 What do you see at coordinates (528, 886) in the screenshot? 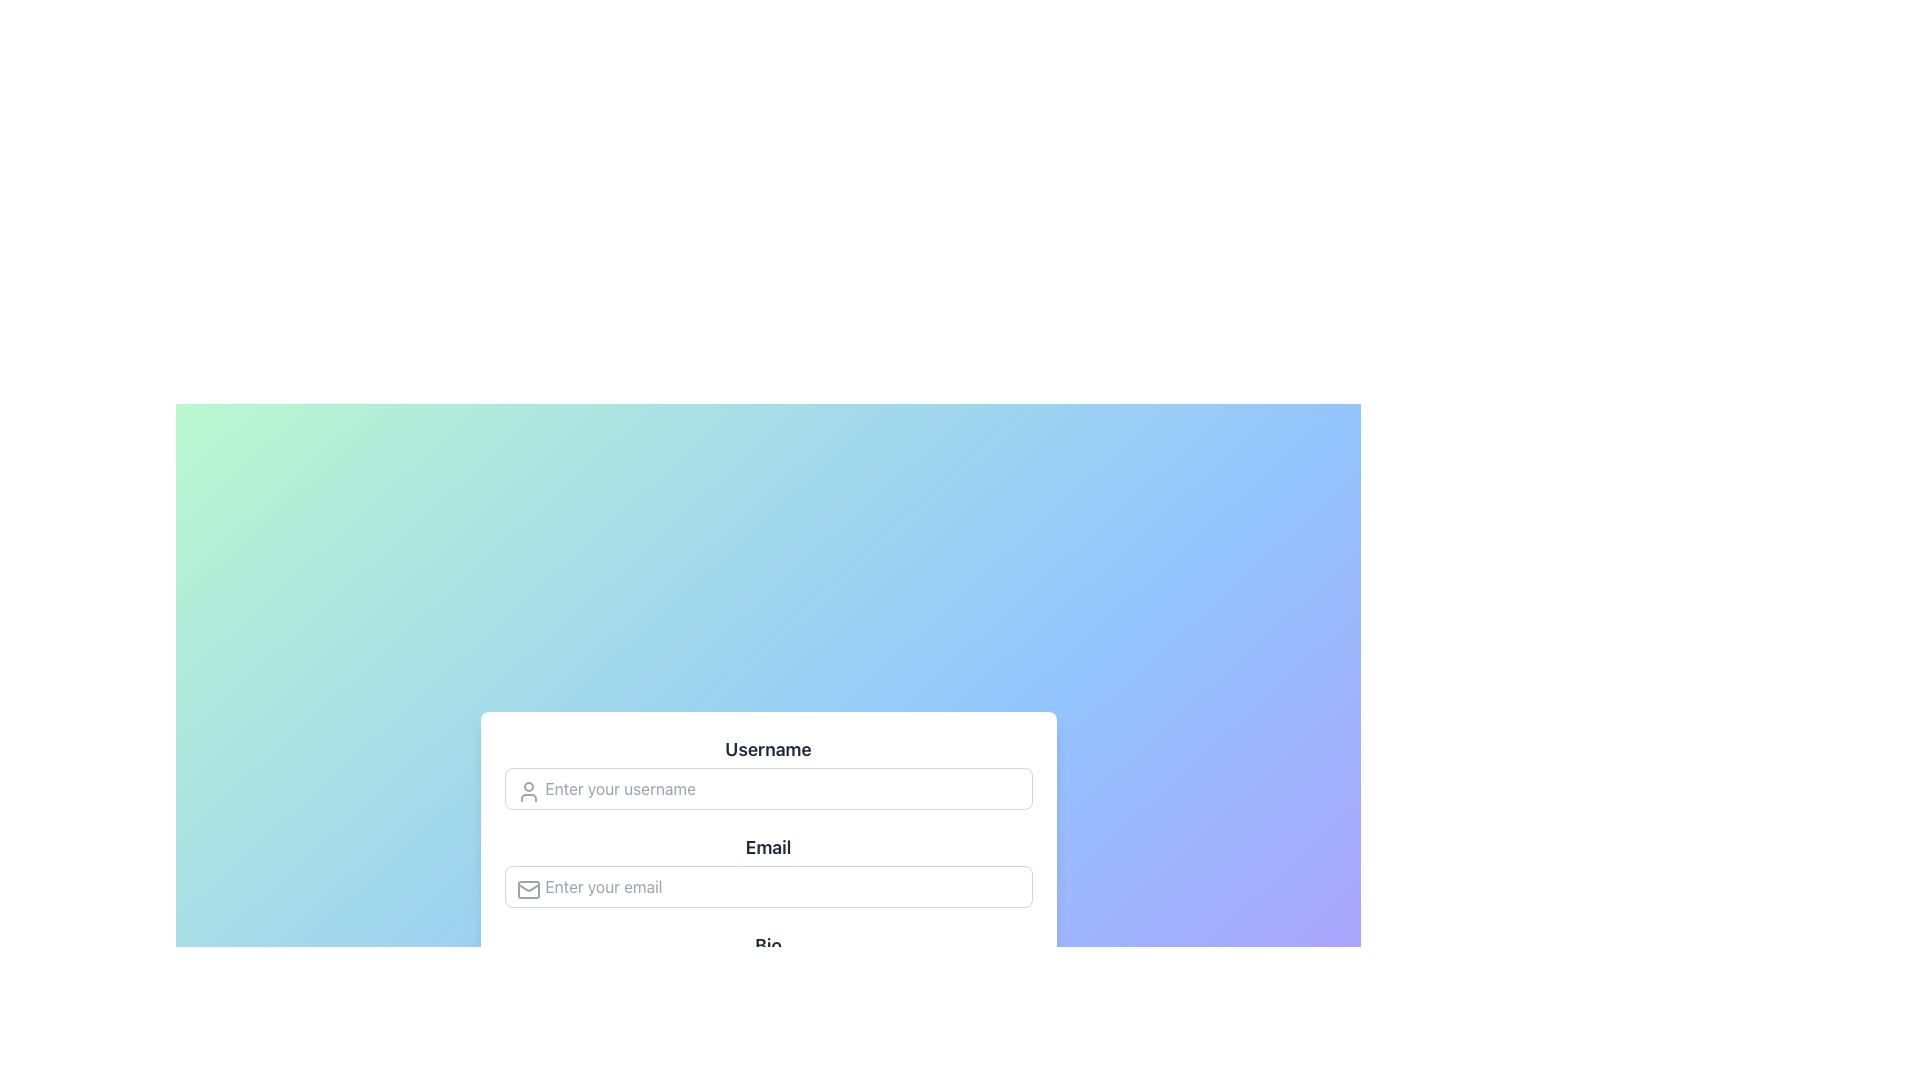
I see `graphical representation of the envelope flap, which is part of an SVG envelope icon located at the bottom edge of the icon` at bounding box center [528, 886].